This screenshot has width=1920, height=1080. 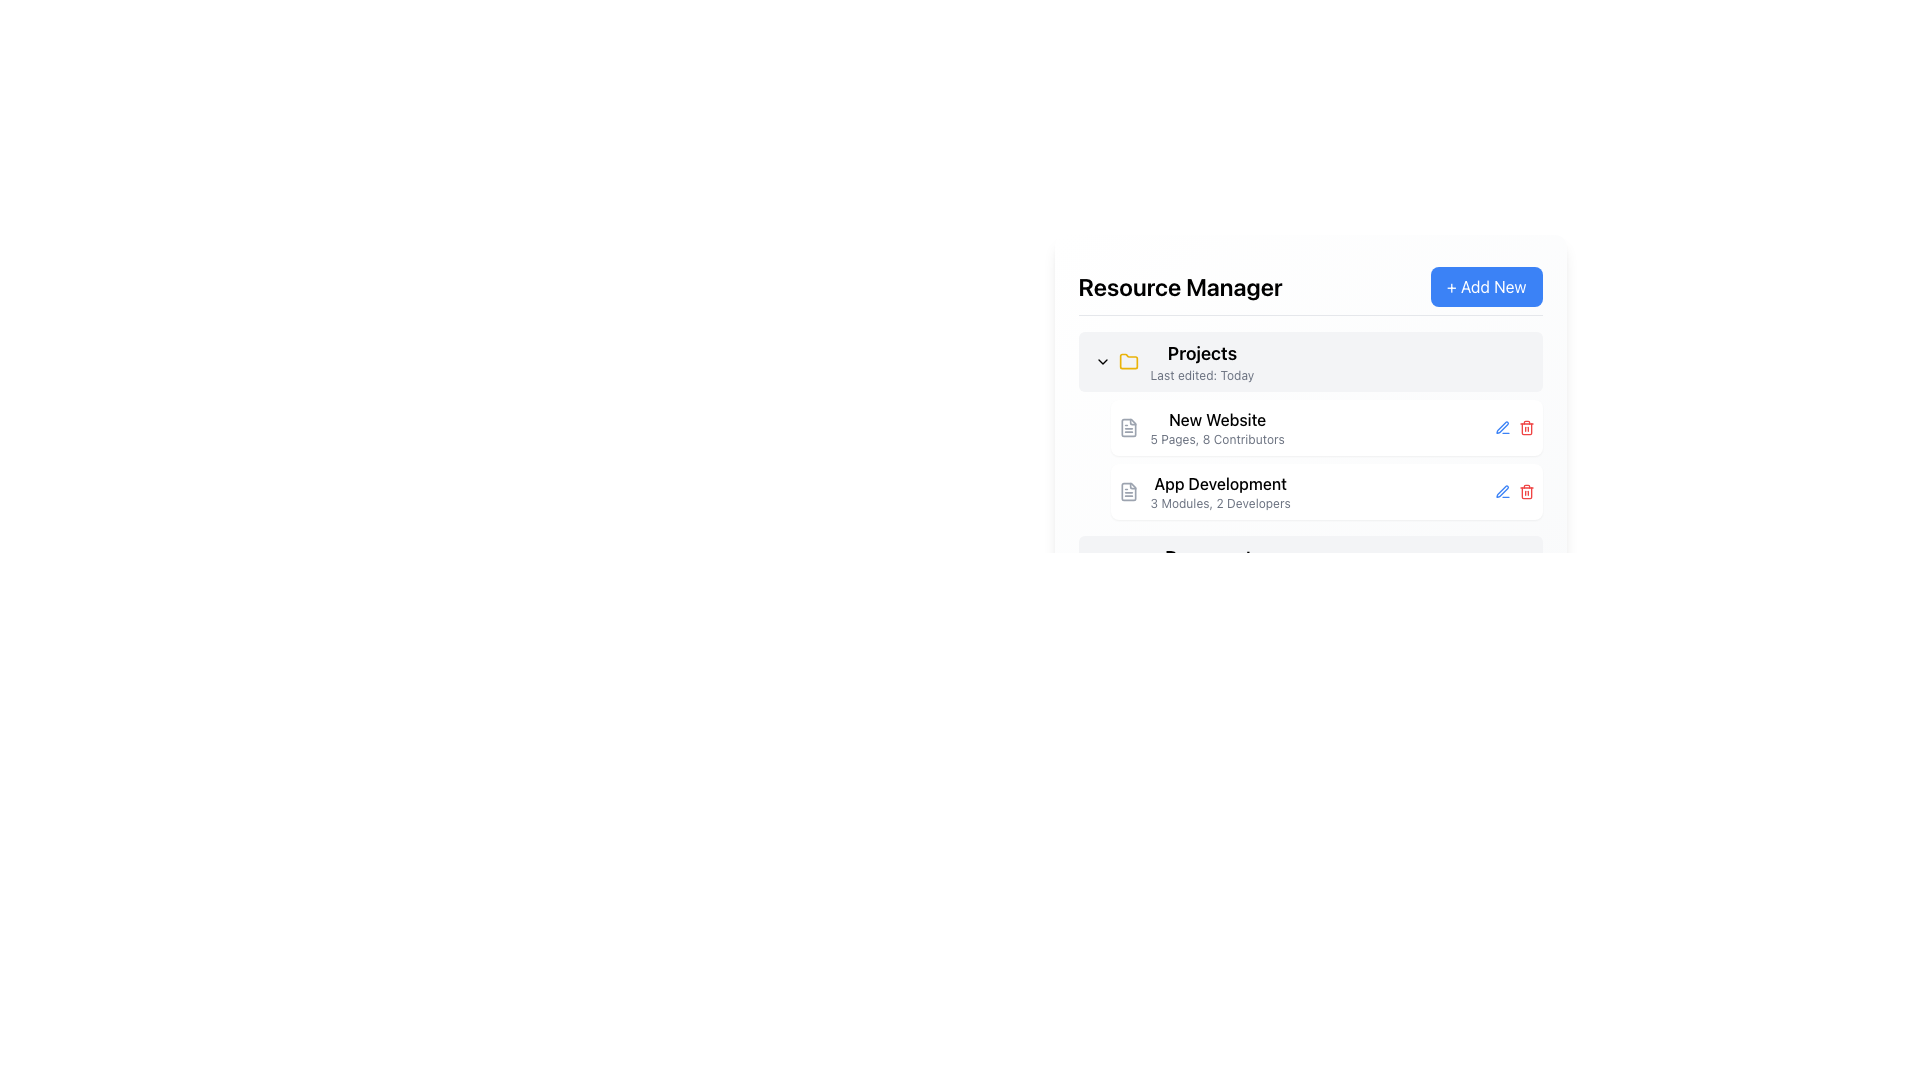 I want to click on the small light gray text block reading '5 Pages, 8 Contributors', which is positioned directly below the 'New Website' text in the 'Projects' section of the 'Resource Manager', so click(x=1216, y=438).